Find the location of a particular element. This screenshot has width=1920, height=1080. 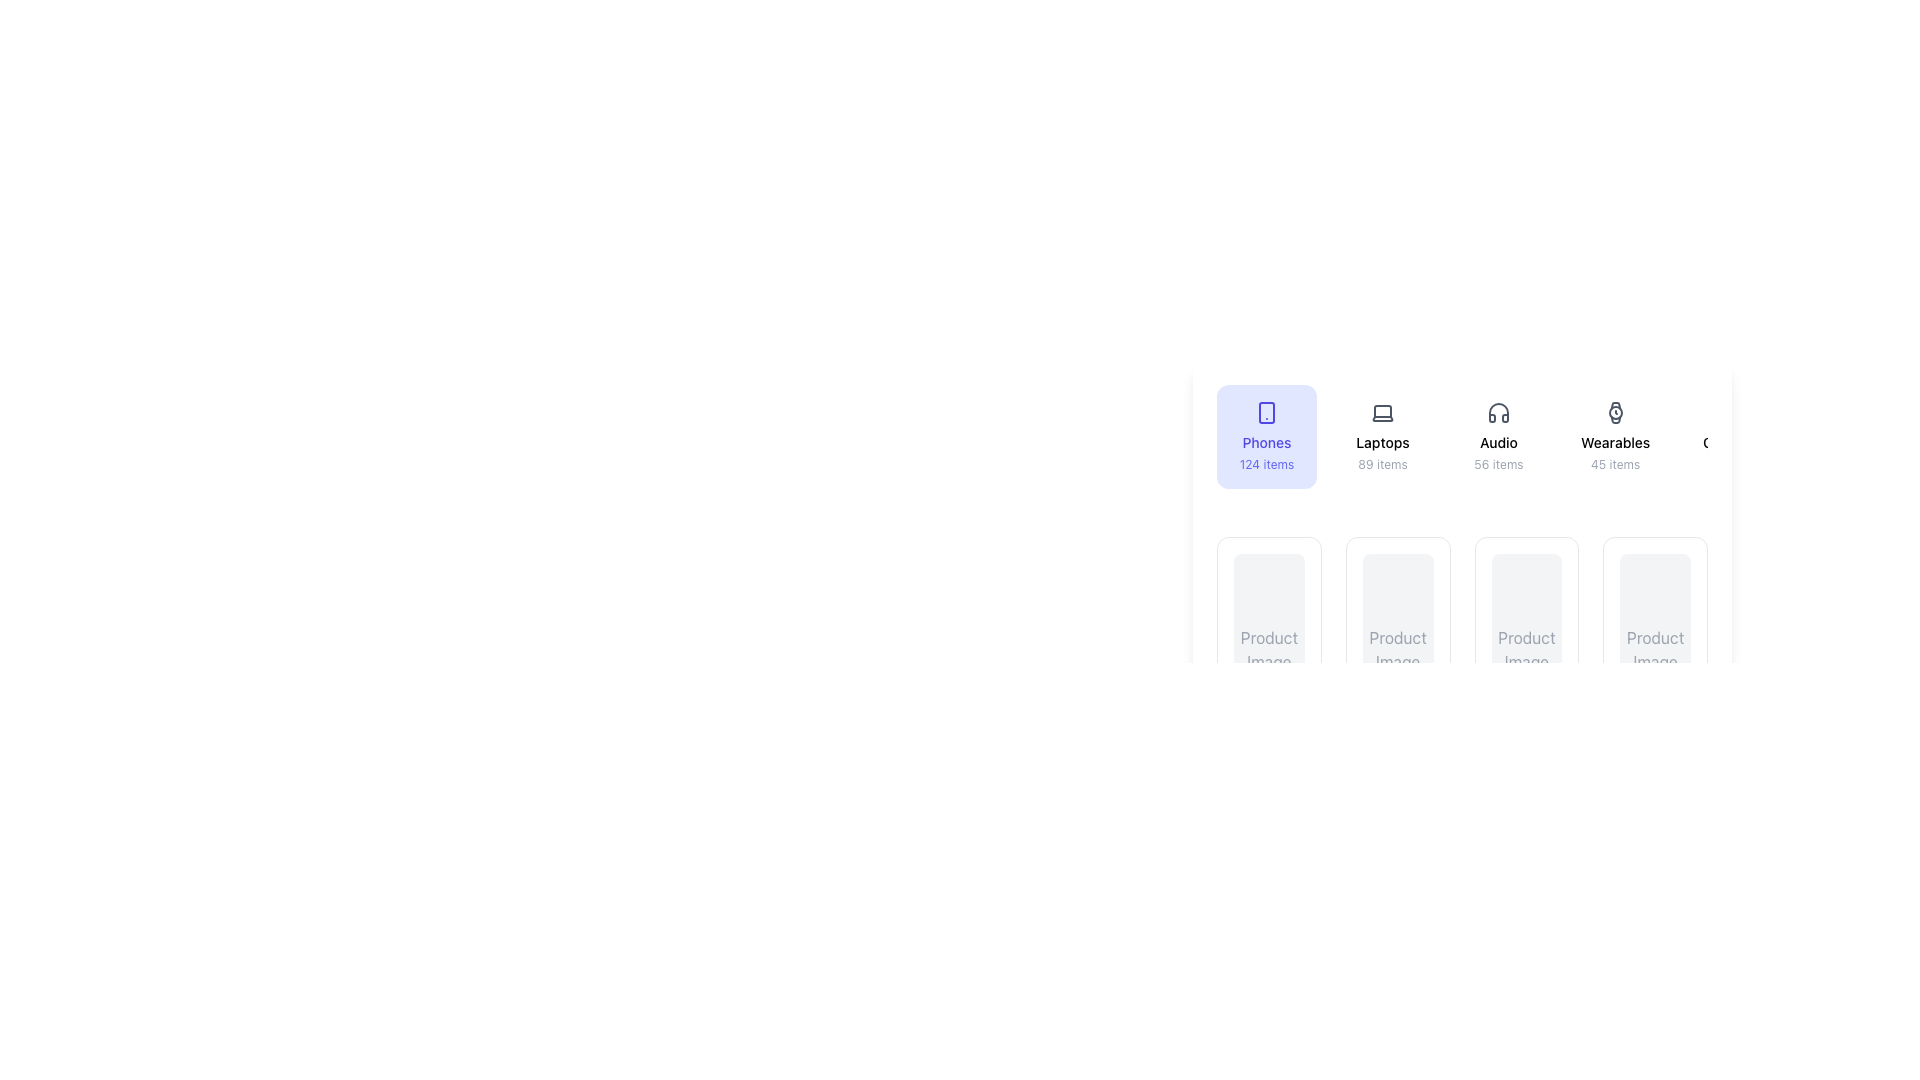

the category selector for 'Phones' is located at coordinates (1462, 443).